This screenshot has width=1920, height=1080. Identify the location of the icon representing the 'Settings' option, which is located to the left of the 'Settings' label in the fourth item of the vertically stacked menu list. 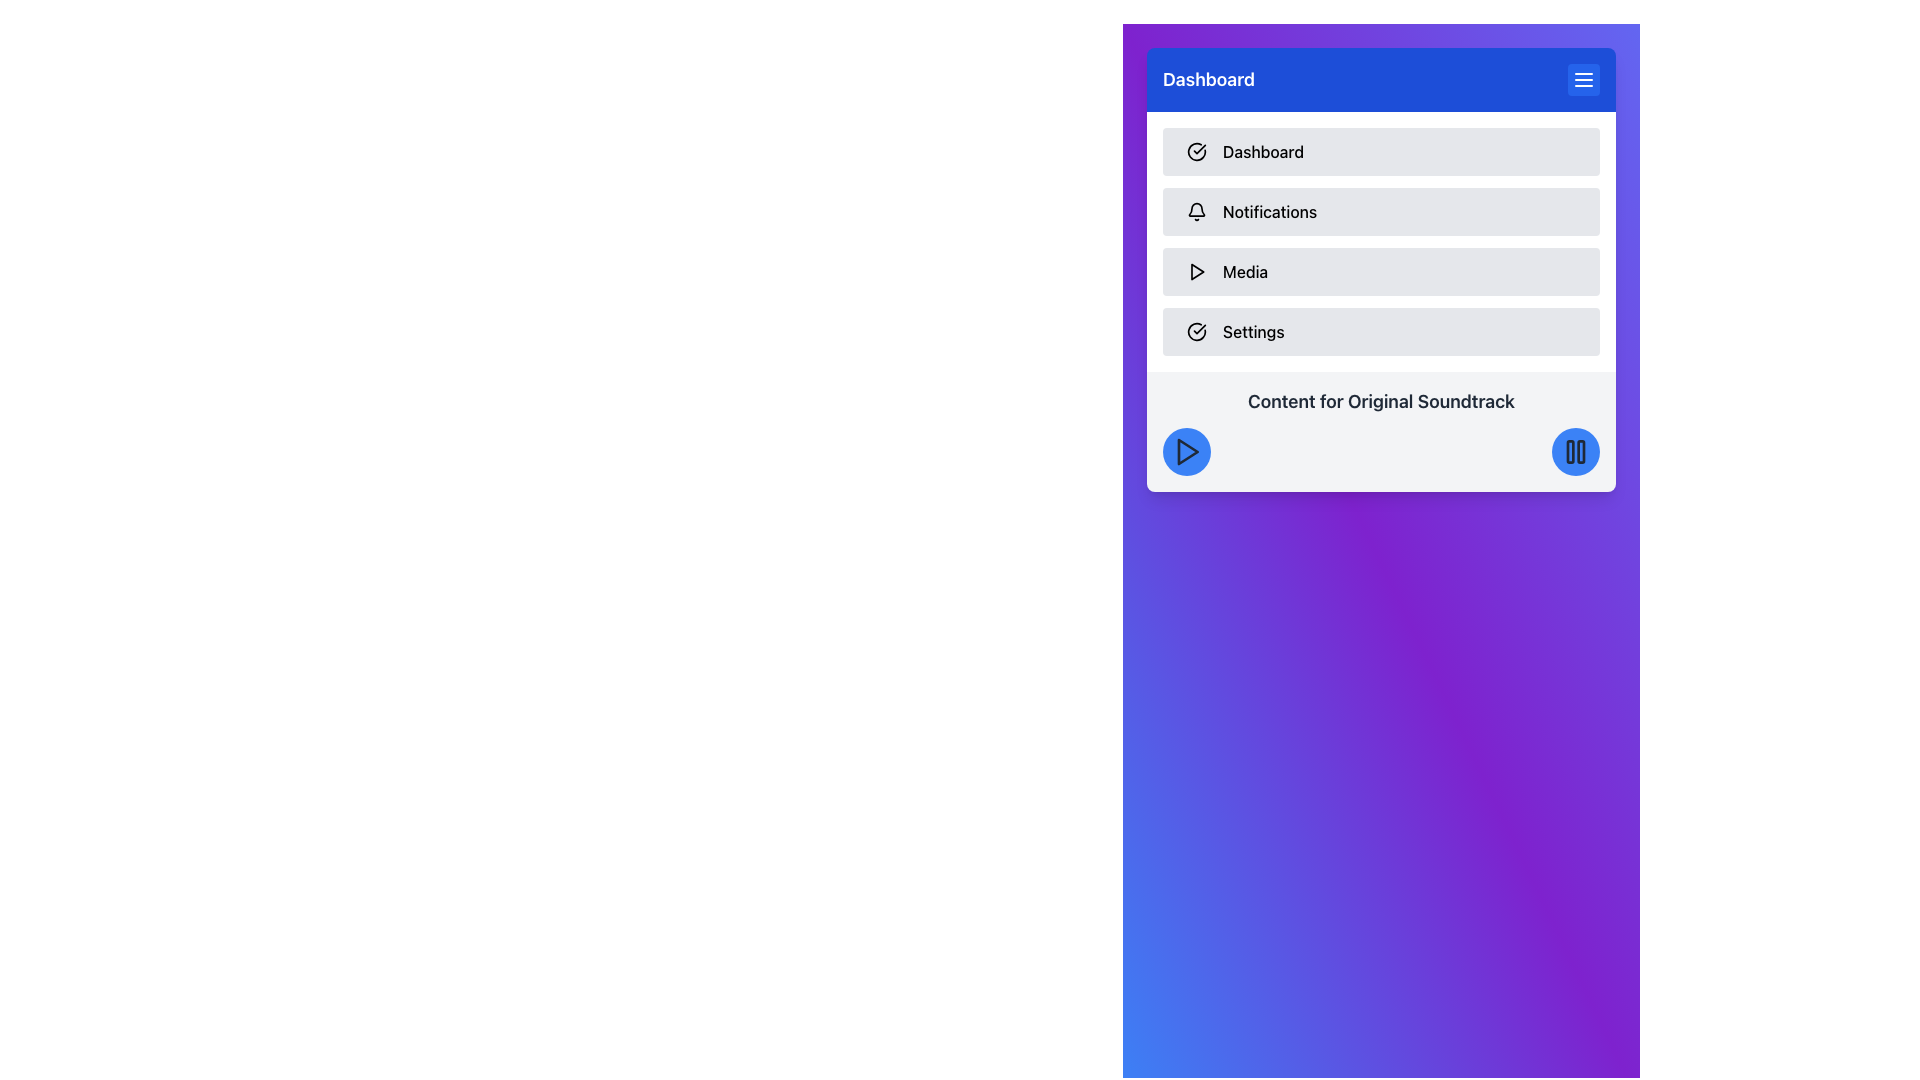
(1196, 330).